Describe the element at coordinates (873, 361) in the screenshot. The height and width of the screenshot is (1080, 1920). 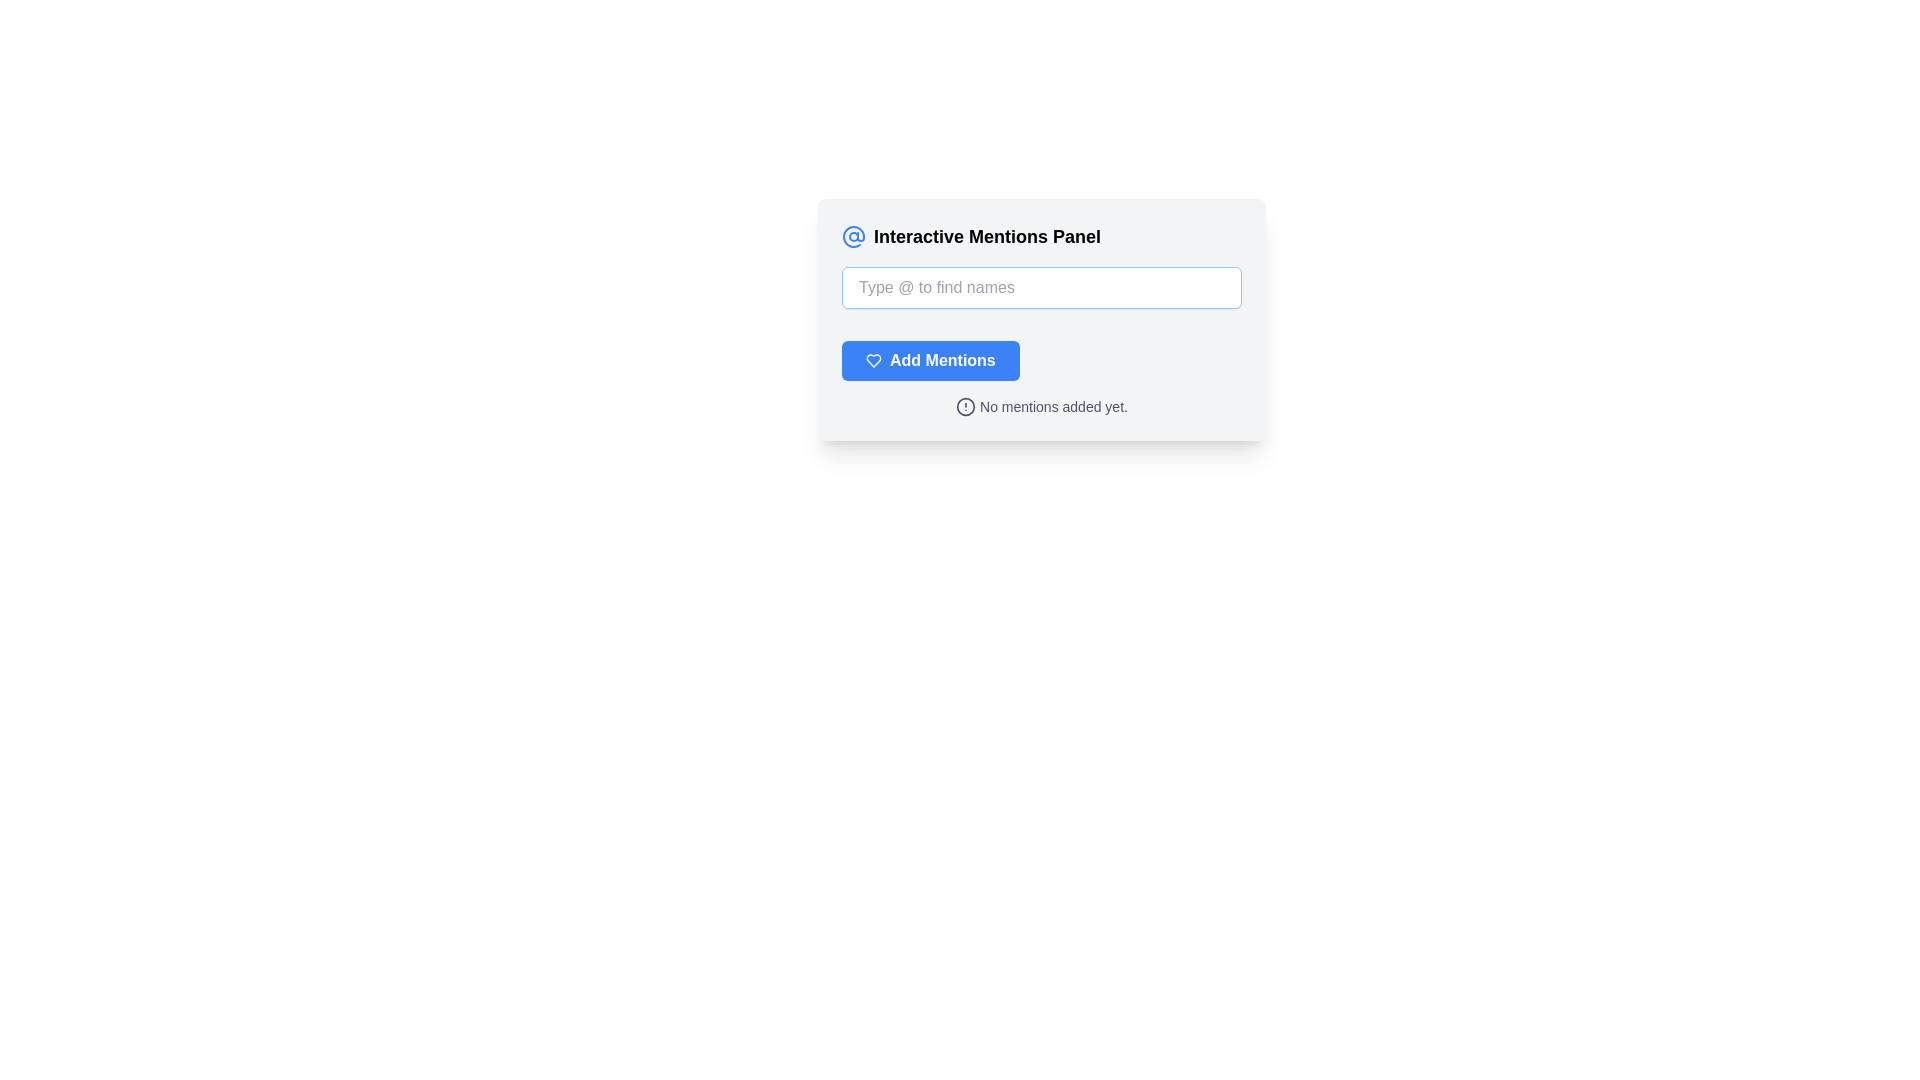
I see `the heart symbol icon located to the left of the 'Add Mentions' button, indicating a favoriting or liking action` at that location.